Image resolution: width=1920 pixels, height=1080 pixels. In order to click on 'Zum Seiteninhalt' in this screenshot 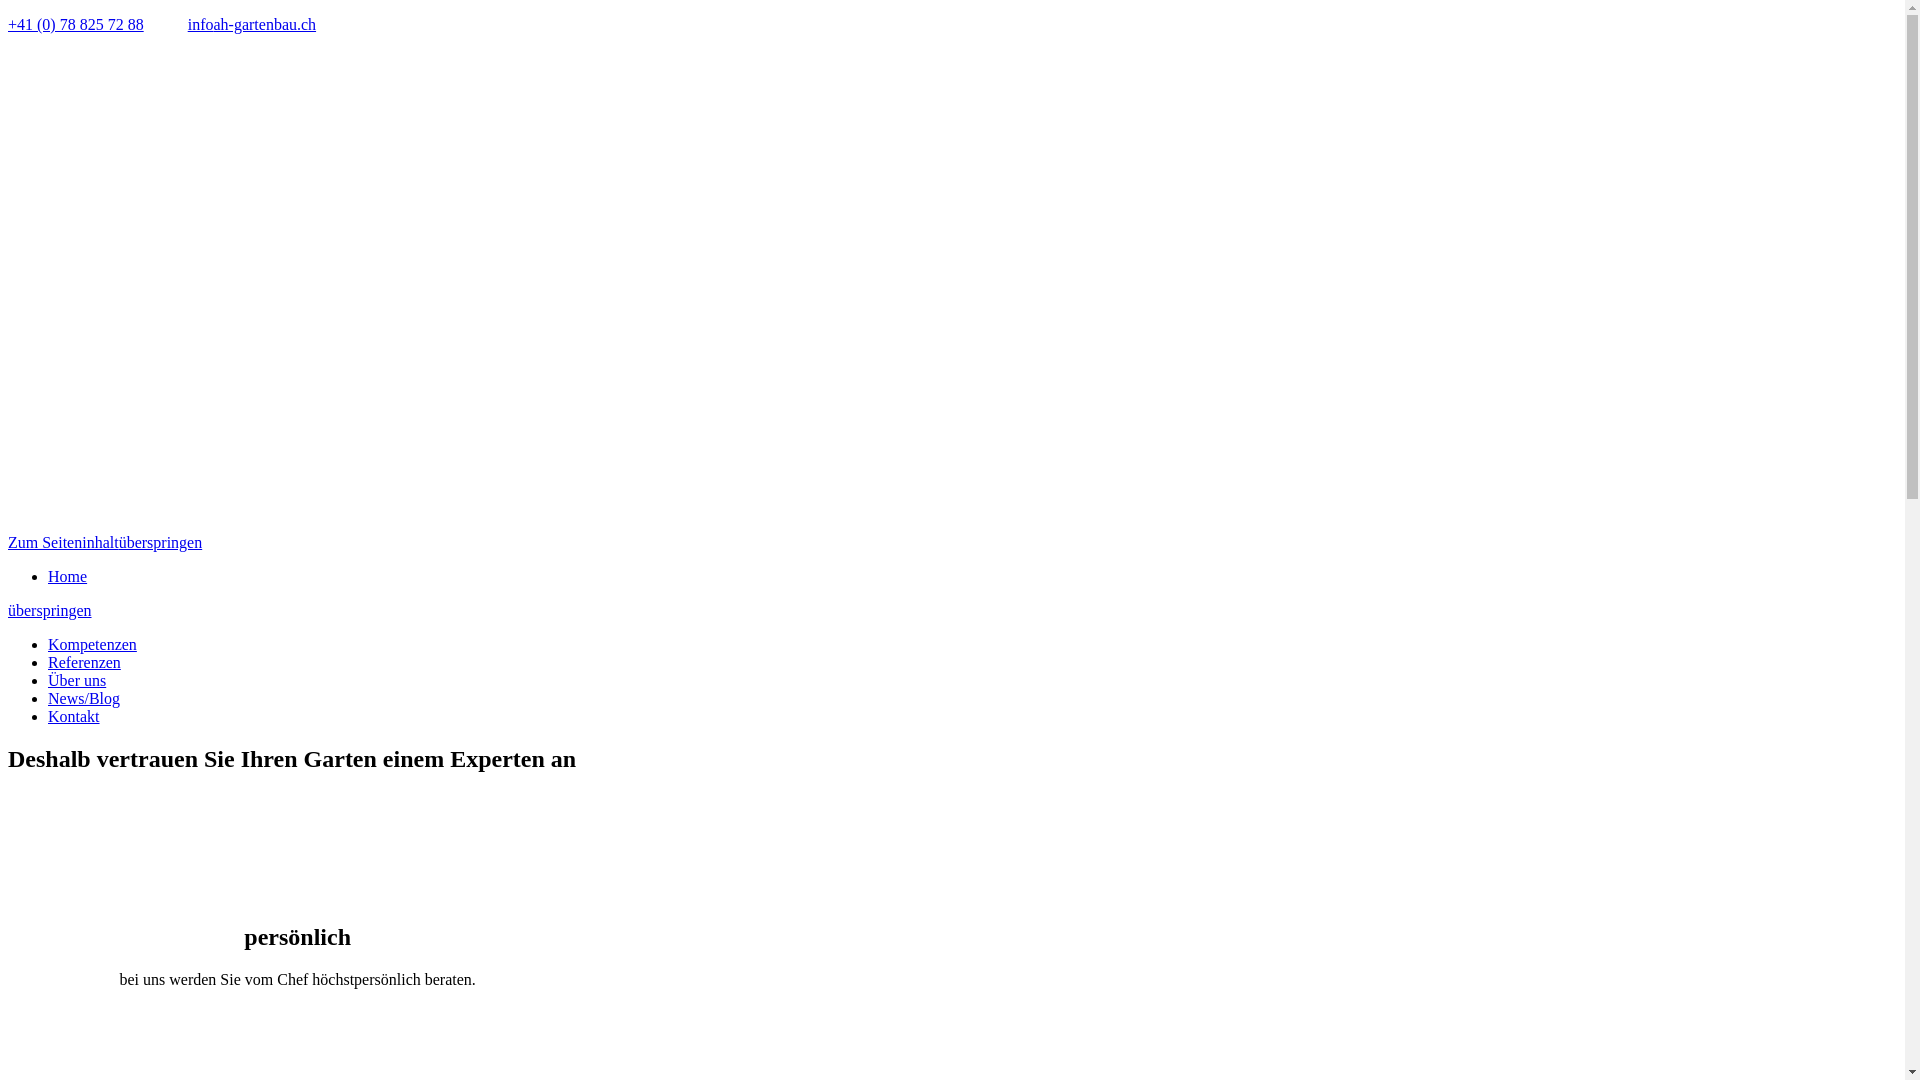, I will do `click(63, 542)`.